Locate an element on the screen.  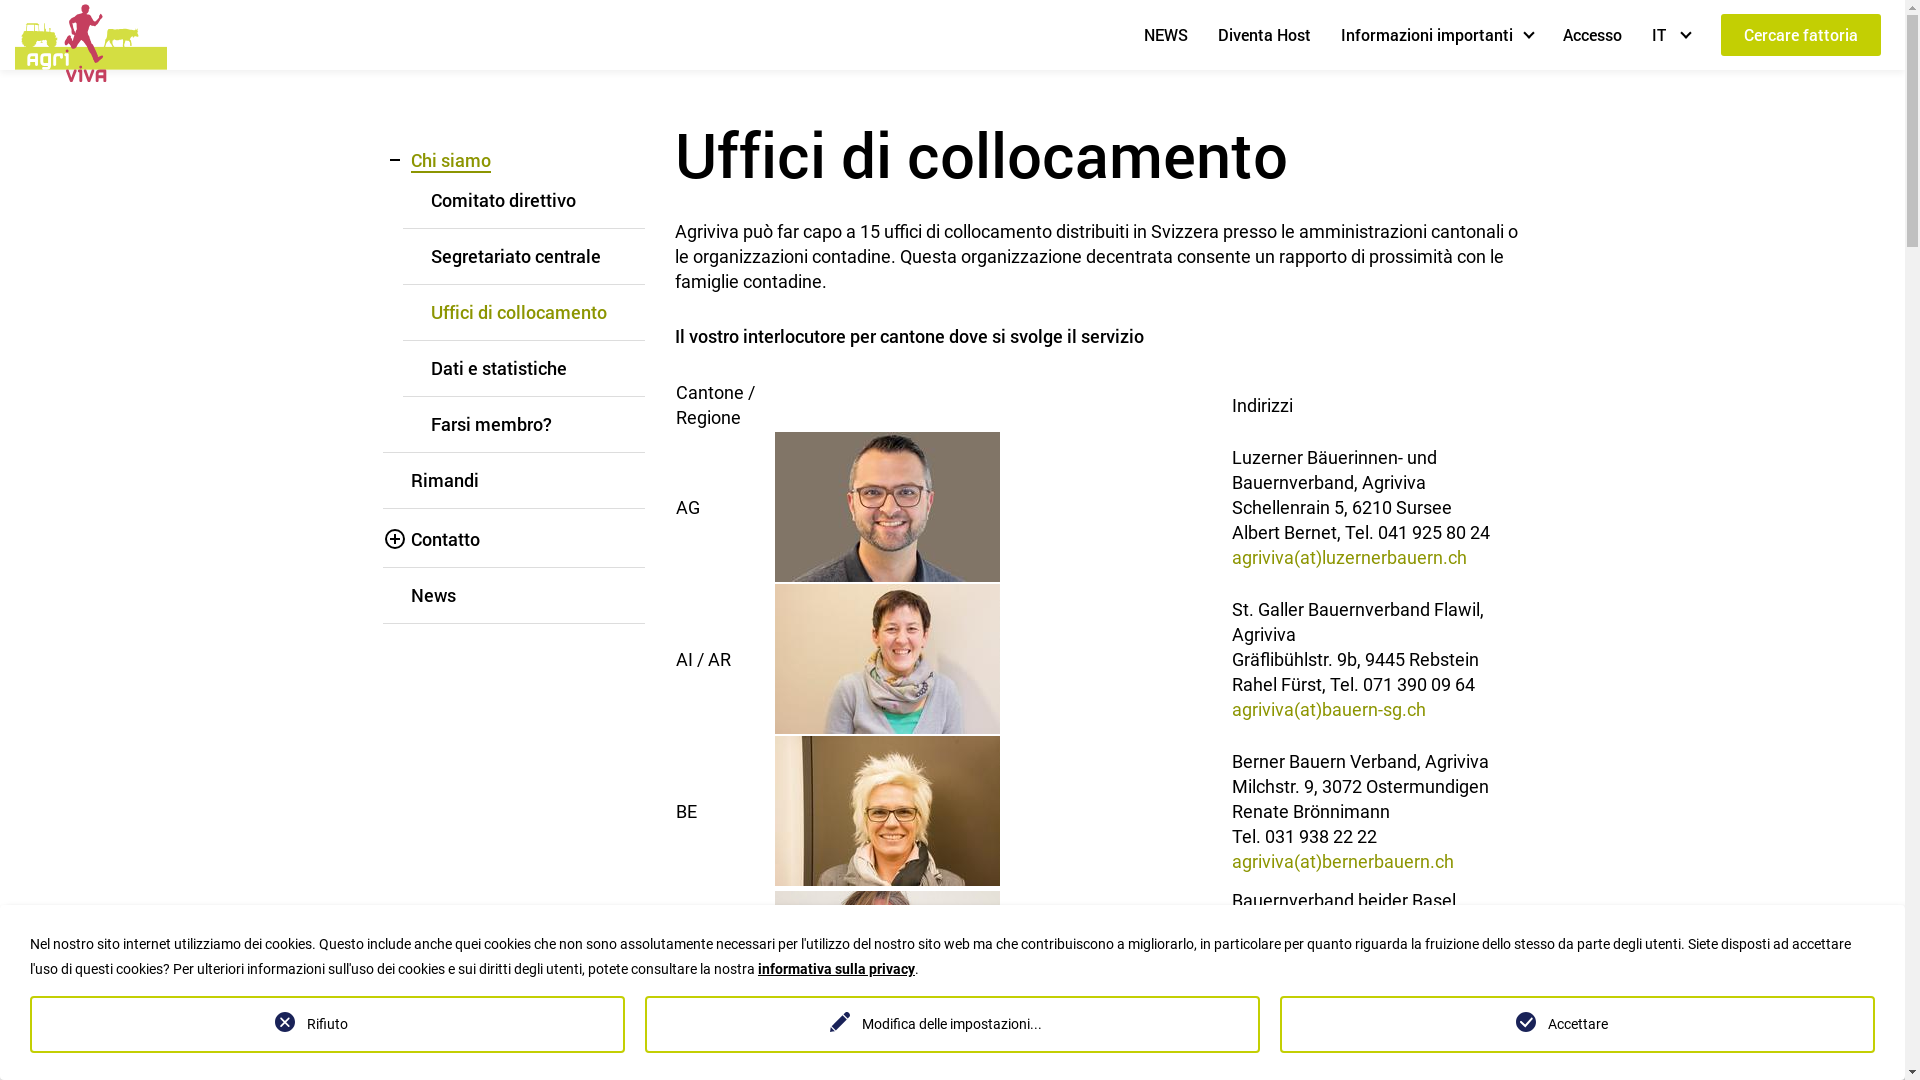
'IT' is located at coordinates (1643, 34).